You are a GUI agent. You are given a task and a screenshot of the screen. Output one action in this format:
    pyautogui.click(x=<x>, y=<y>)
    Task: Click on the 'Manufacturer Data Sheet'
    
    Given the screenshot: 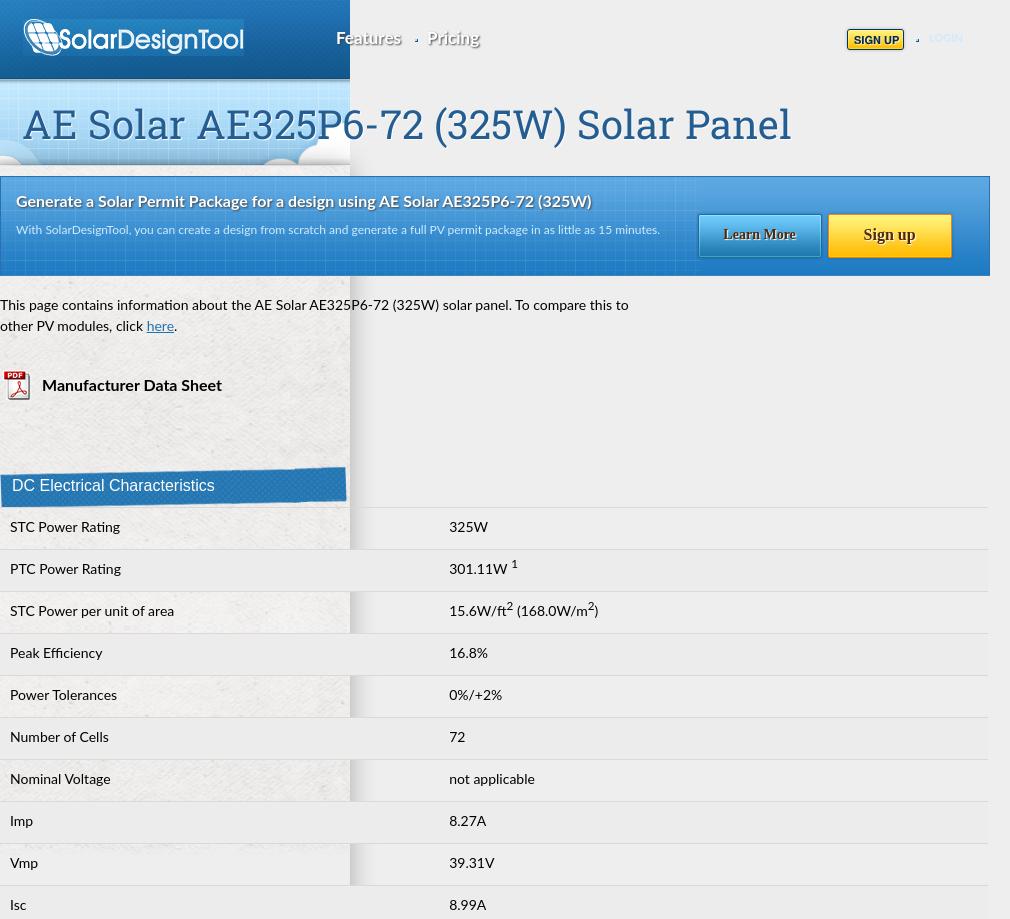 What is the action you would take?
    pyautogui.click(x=131, y=385)
    